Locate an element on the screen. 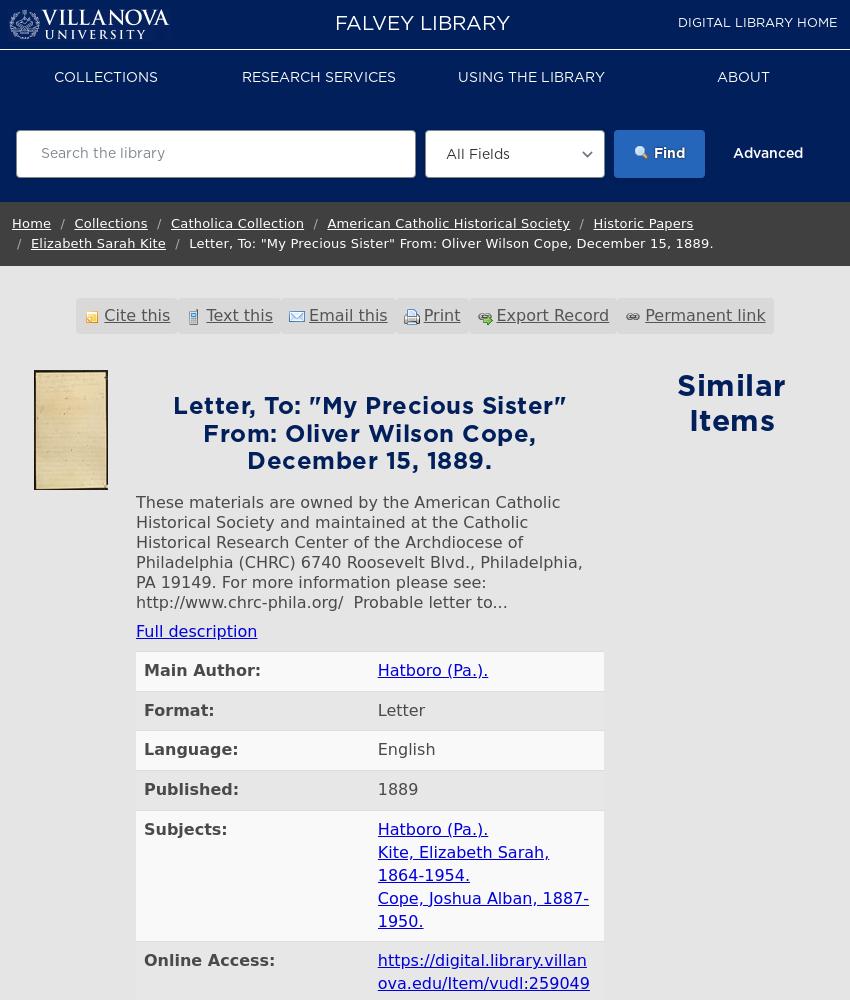 The height and width of the screenshot is (1000, 850). 'Catholica Collection' is located at coordinates (237, 222).